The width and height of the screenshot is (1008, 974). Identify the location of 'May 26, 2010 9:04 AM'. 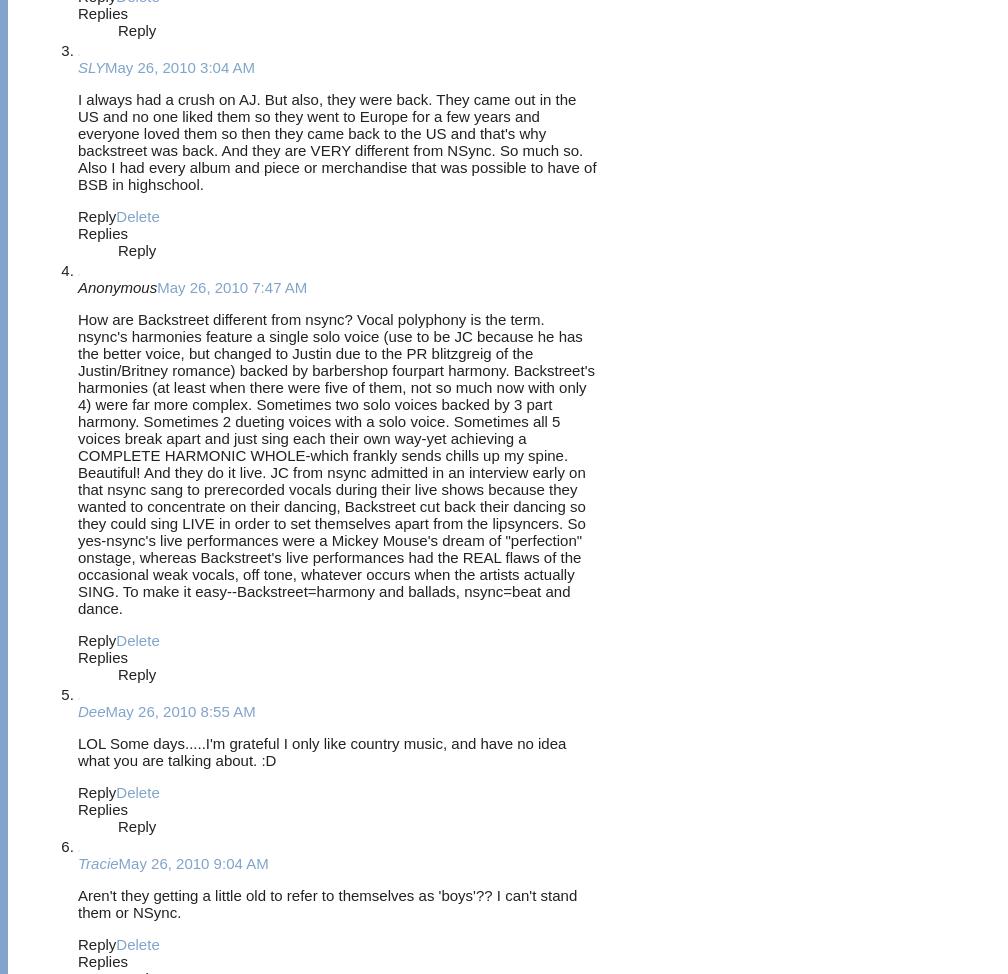
(193, 862).